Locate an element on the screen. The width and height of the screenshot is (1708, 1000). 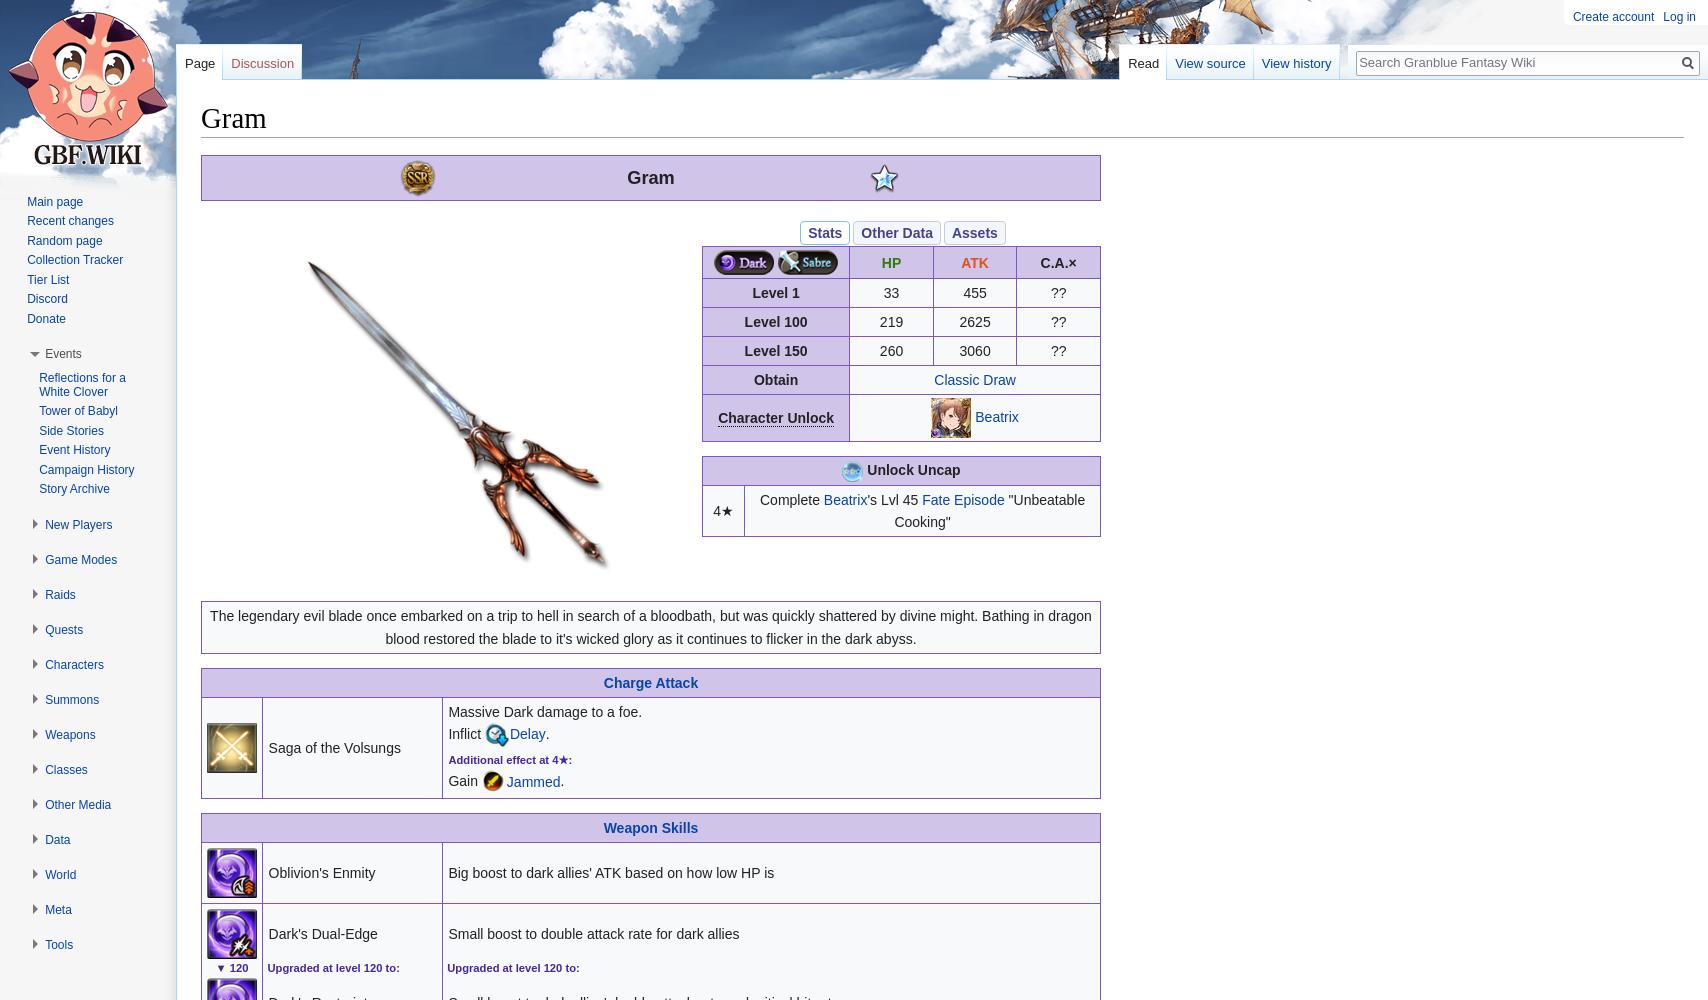
'"Unbeatable Cooking"' is located at coordinates (989, 510).